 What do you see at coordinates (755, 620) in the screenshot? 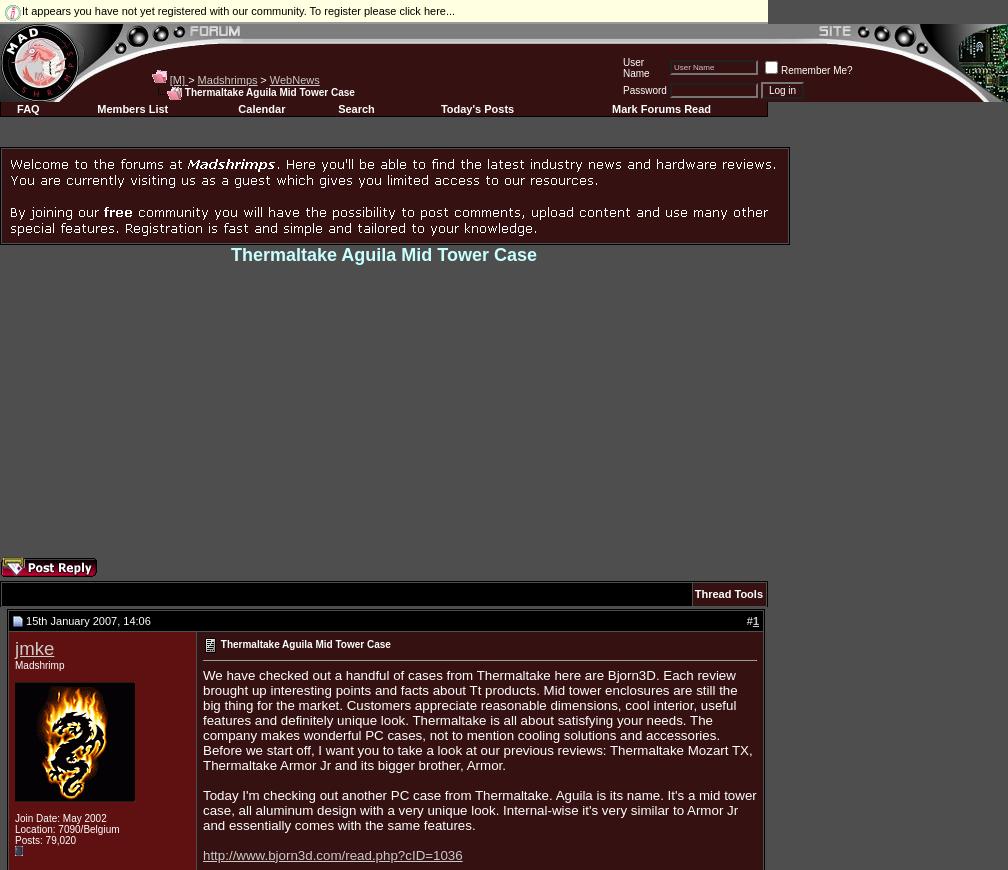
I see `'1'` at bounding box center [755, 620].